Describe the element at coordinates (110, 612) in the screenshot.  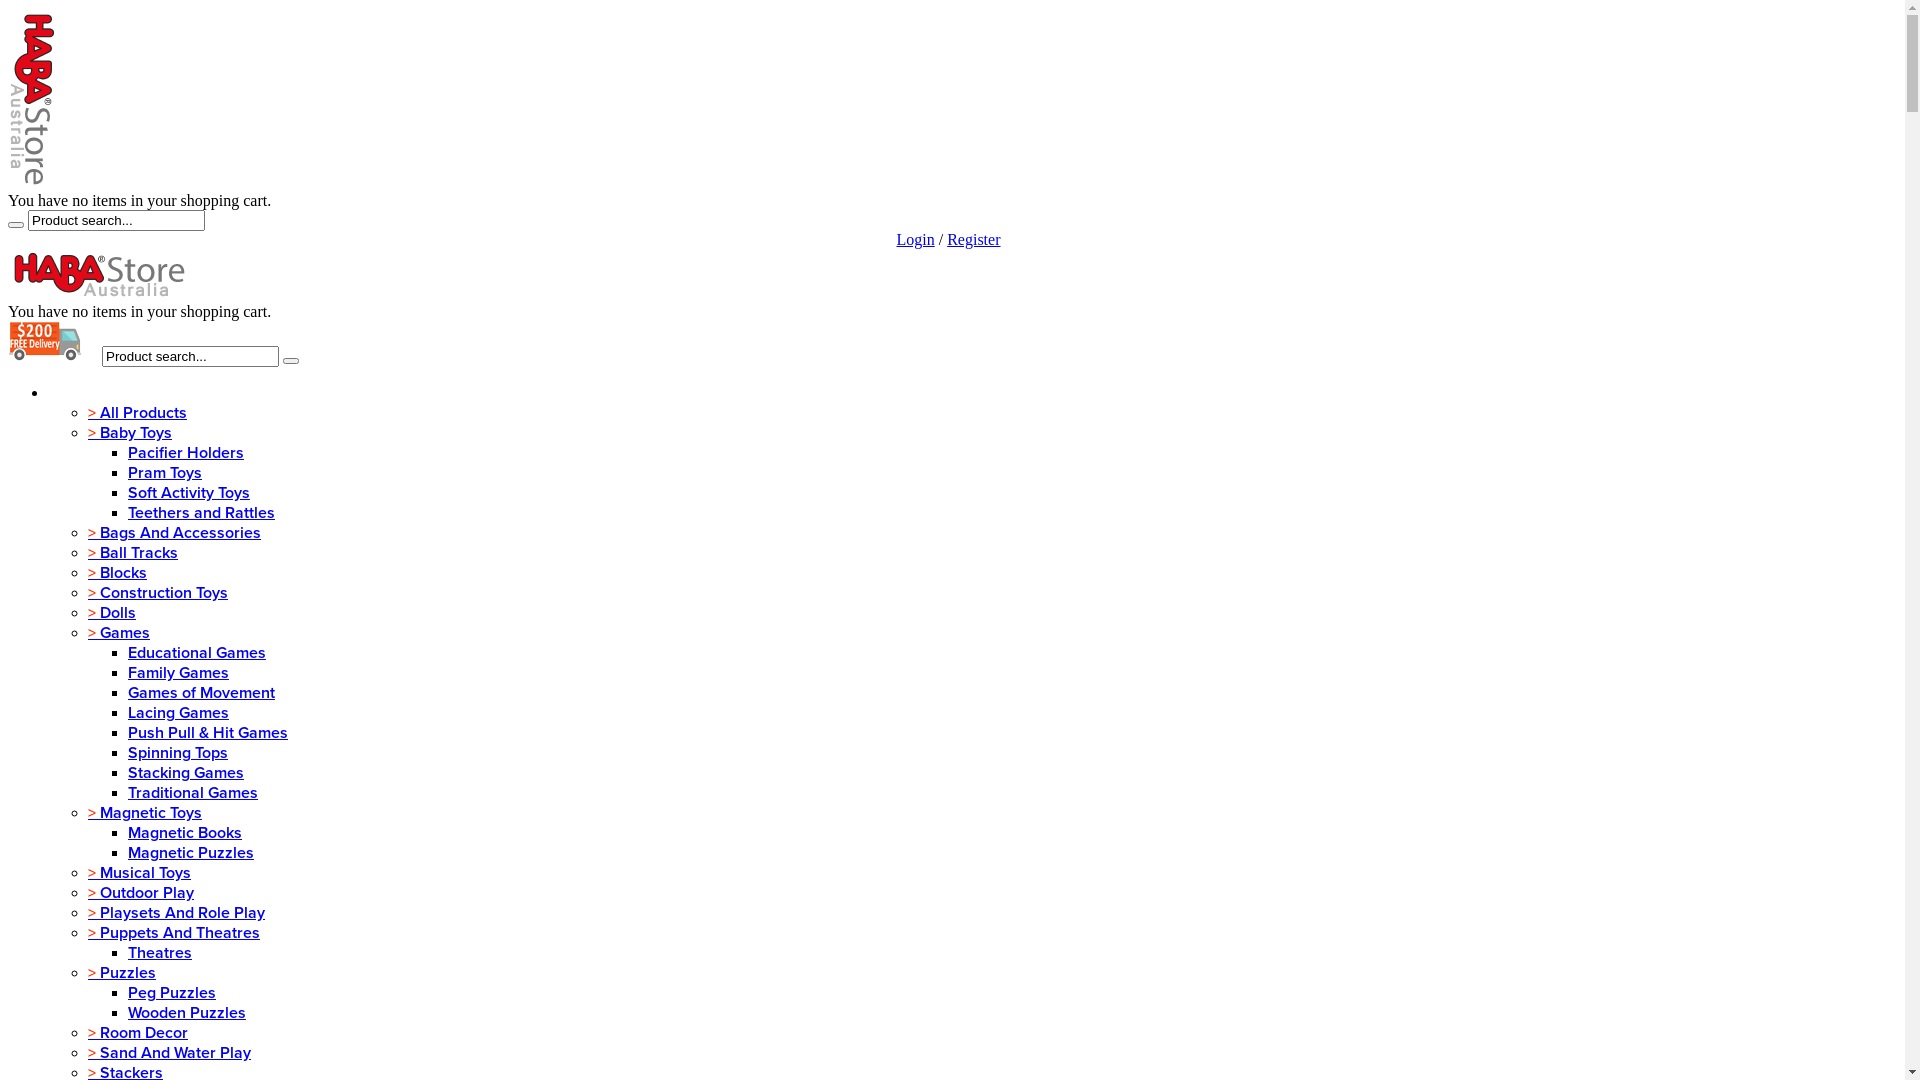
I see `'> Dolls'` at that location.